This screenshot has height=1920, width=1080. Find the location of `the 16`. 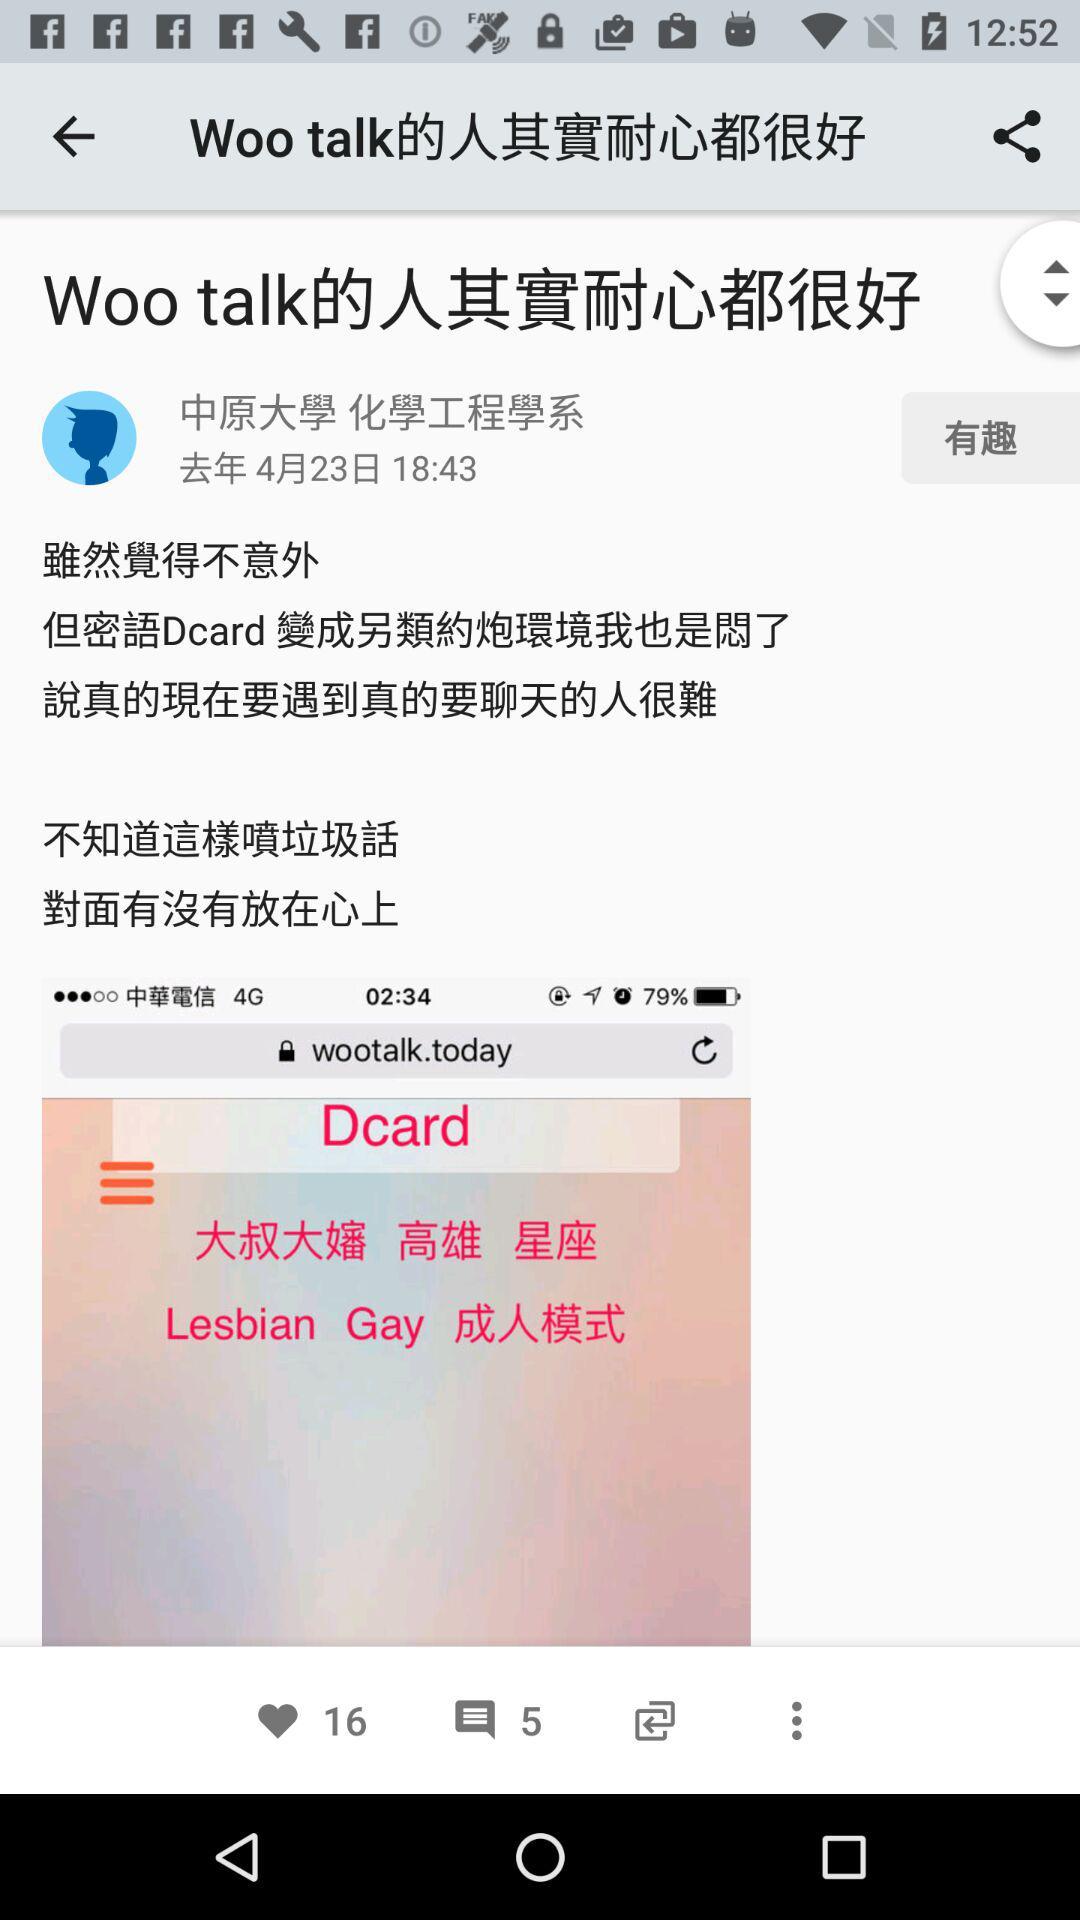

the 16 is located at coordinates (310, 1719).